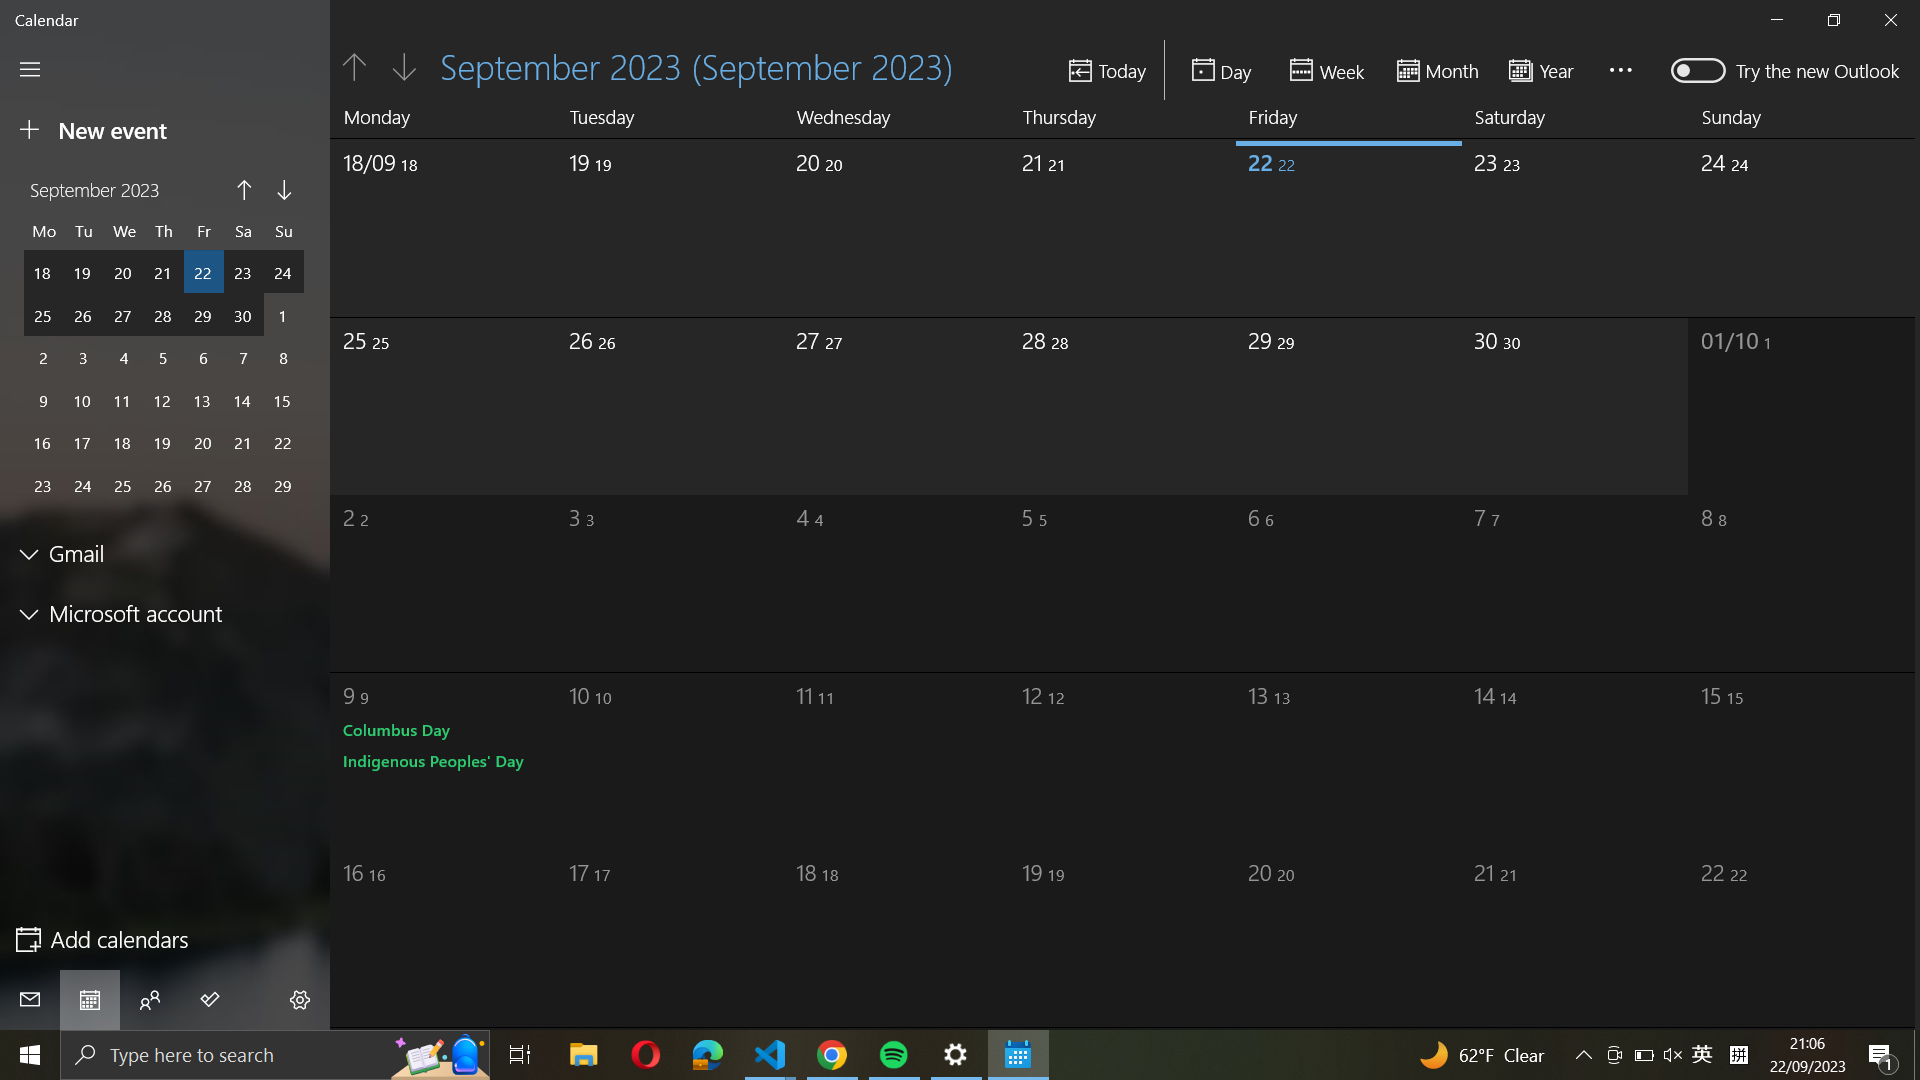 The width and height of the screenshot is (1920, 1080). What do you see at coordinates (1547, 68) in the screenshot?
I see `Switch mode to "yearly" calendar` at bounding box center [1547, 68].